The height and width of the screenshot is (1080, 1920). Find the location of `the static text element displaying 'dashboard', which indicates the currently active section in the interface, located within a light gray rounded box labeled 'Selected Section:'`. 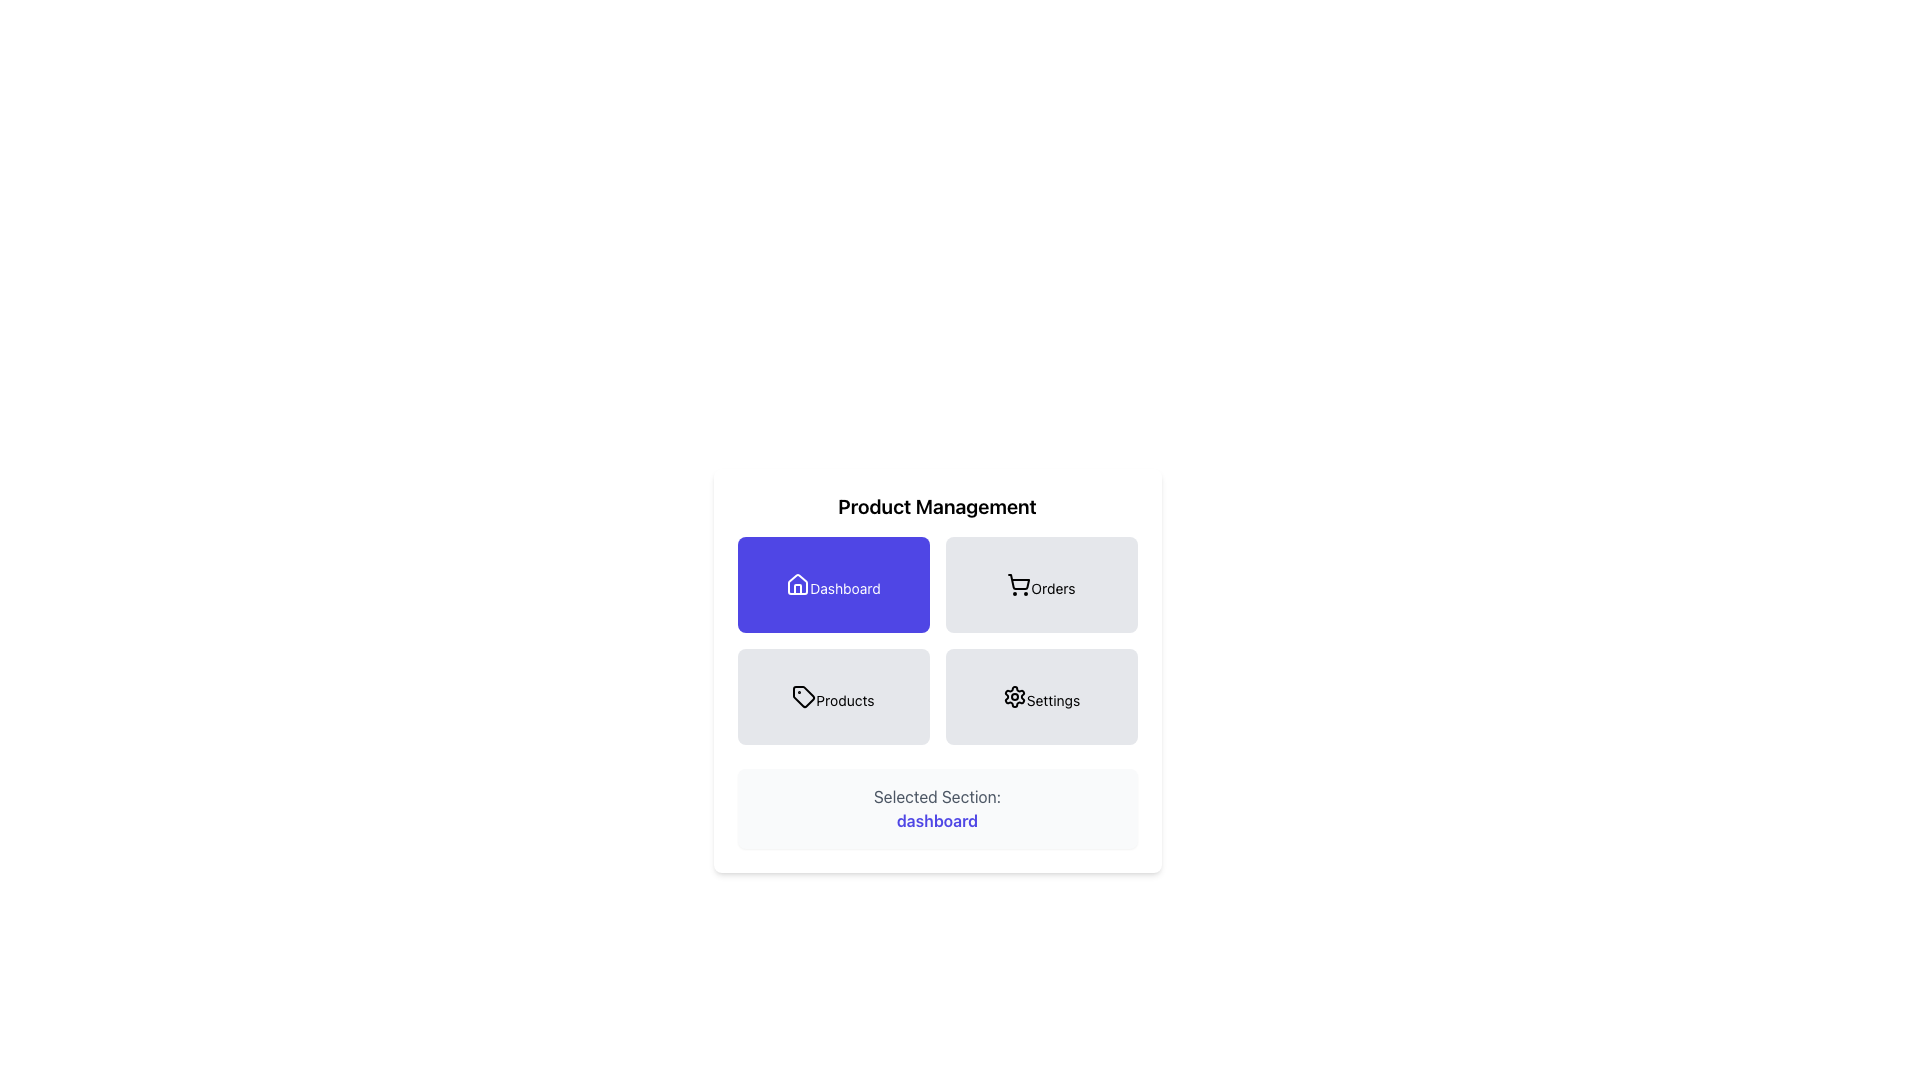

the static text element displaying 'dashboard', which indicates the currently active section in the interface, located within a light gray rounded box labeled 'Selected Section:' is located at coordinates (936, 821).